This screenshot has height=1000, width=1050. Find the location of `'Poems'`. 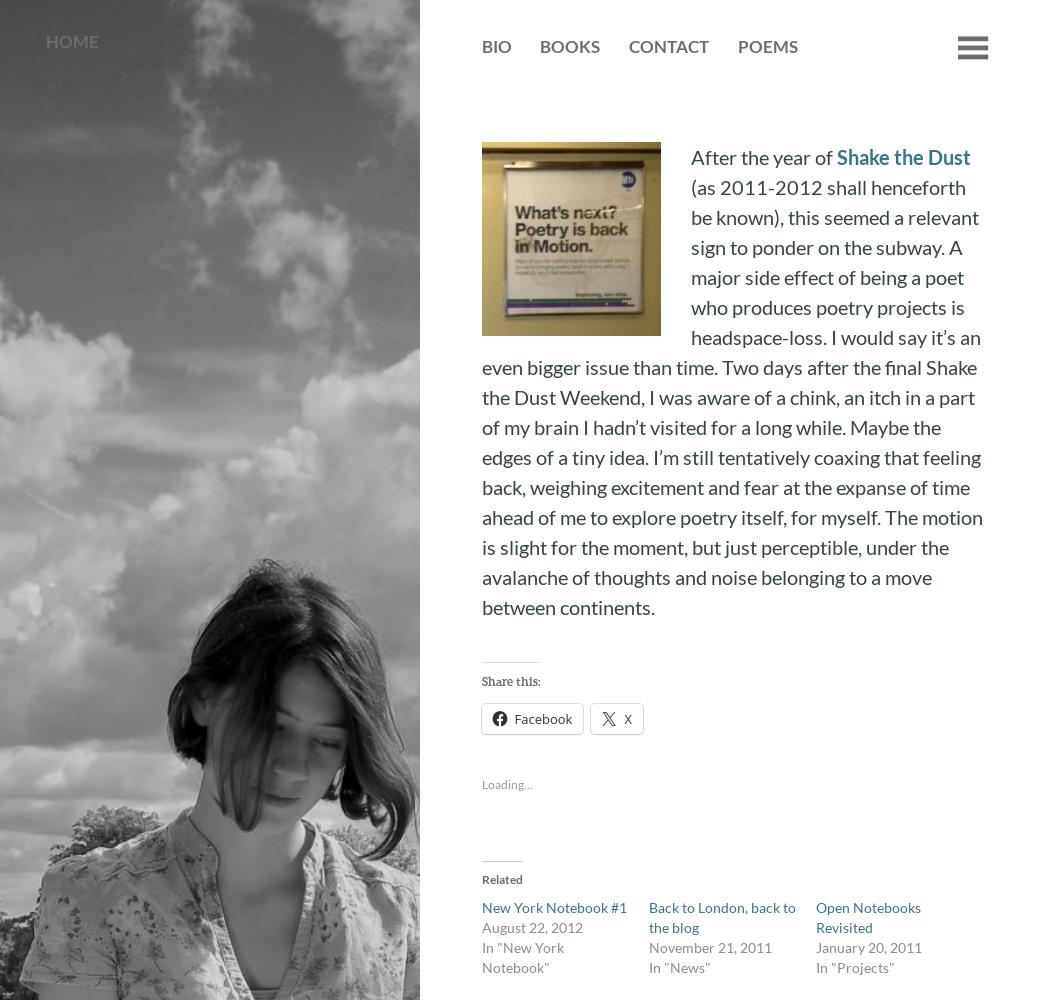

'Poems' is located at coordinates (735, 47).